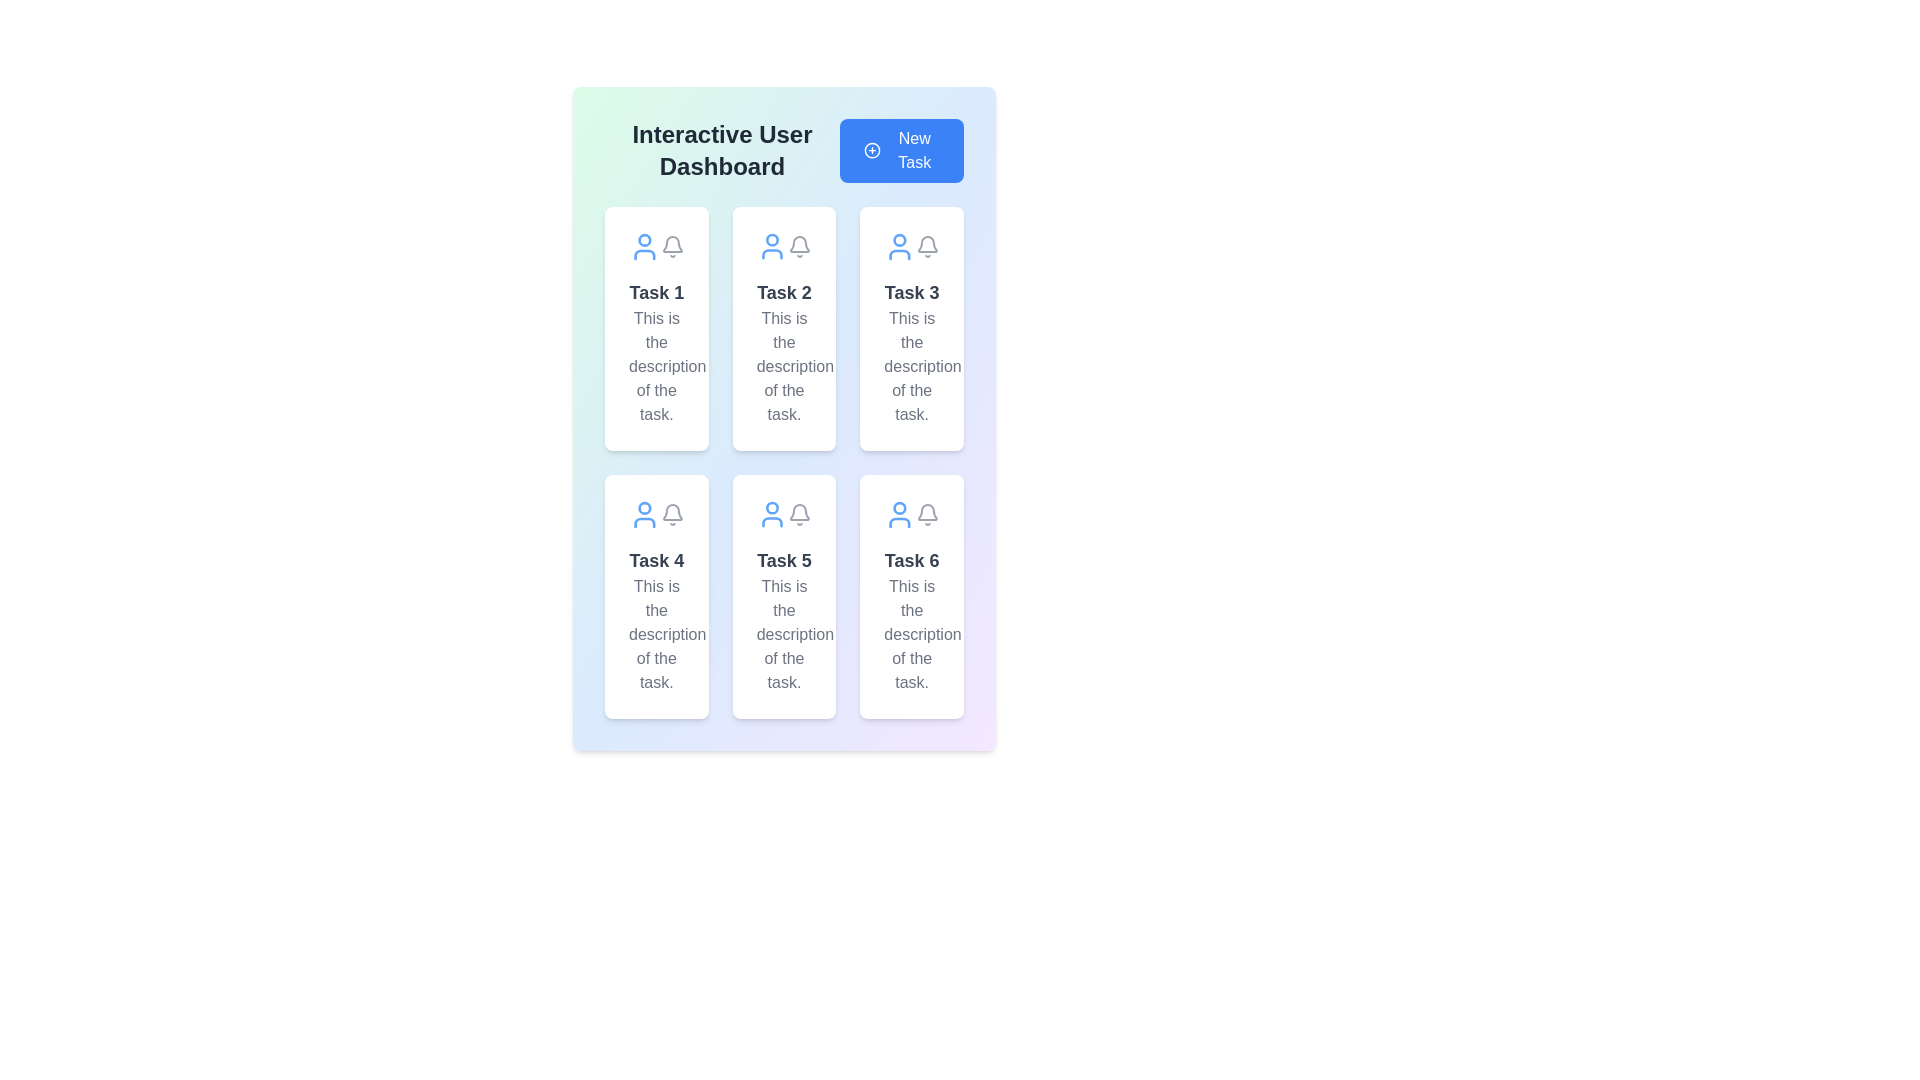  What do you see at coordinates (783, 245) in the screenshot?
I see `the Icon Group located at the top left corner of the 'Task 2' card, which provides visual representation of user-related and notification information` at bounding box center [783, 245].